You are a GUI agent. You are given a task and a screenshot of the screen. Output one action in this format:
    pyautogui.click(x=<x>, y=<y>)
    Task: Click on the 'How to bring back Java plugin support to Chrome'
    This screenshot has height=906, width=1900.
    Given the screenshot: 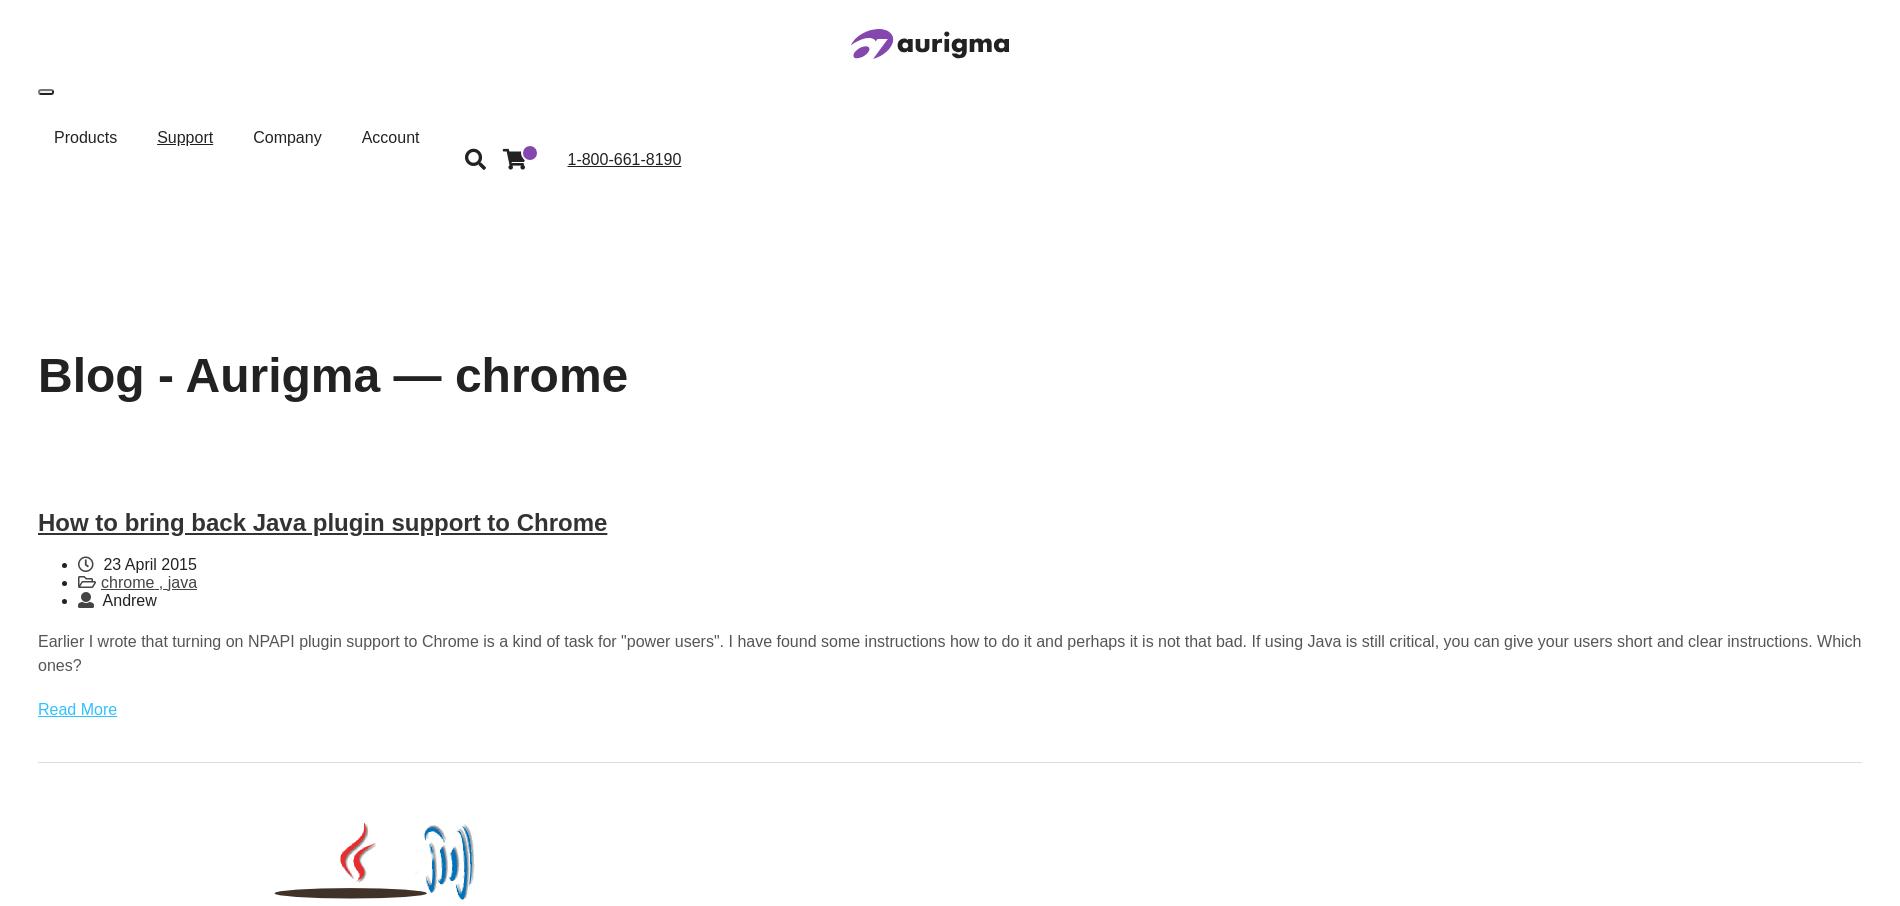 What is the action you would take?
    pyautogui.click(x=321, y=522)
    